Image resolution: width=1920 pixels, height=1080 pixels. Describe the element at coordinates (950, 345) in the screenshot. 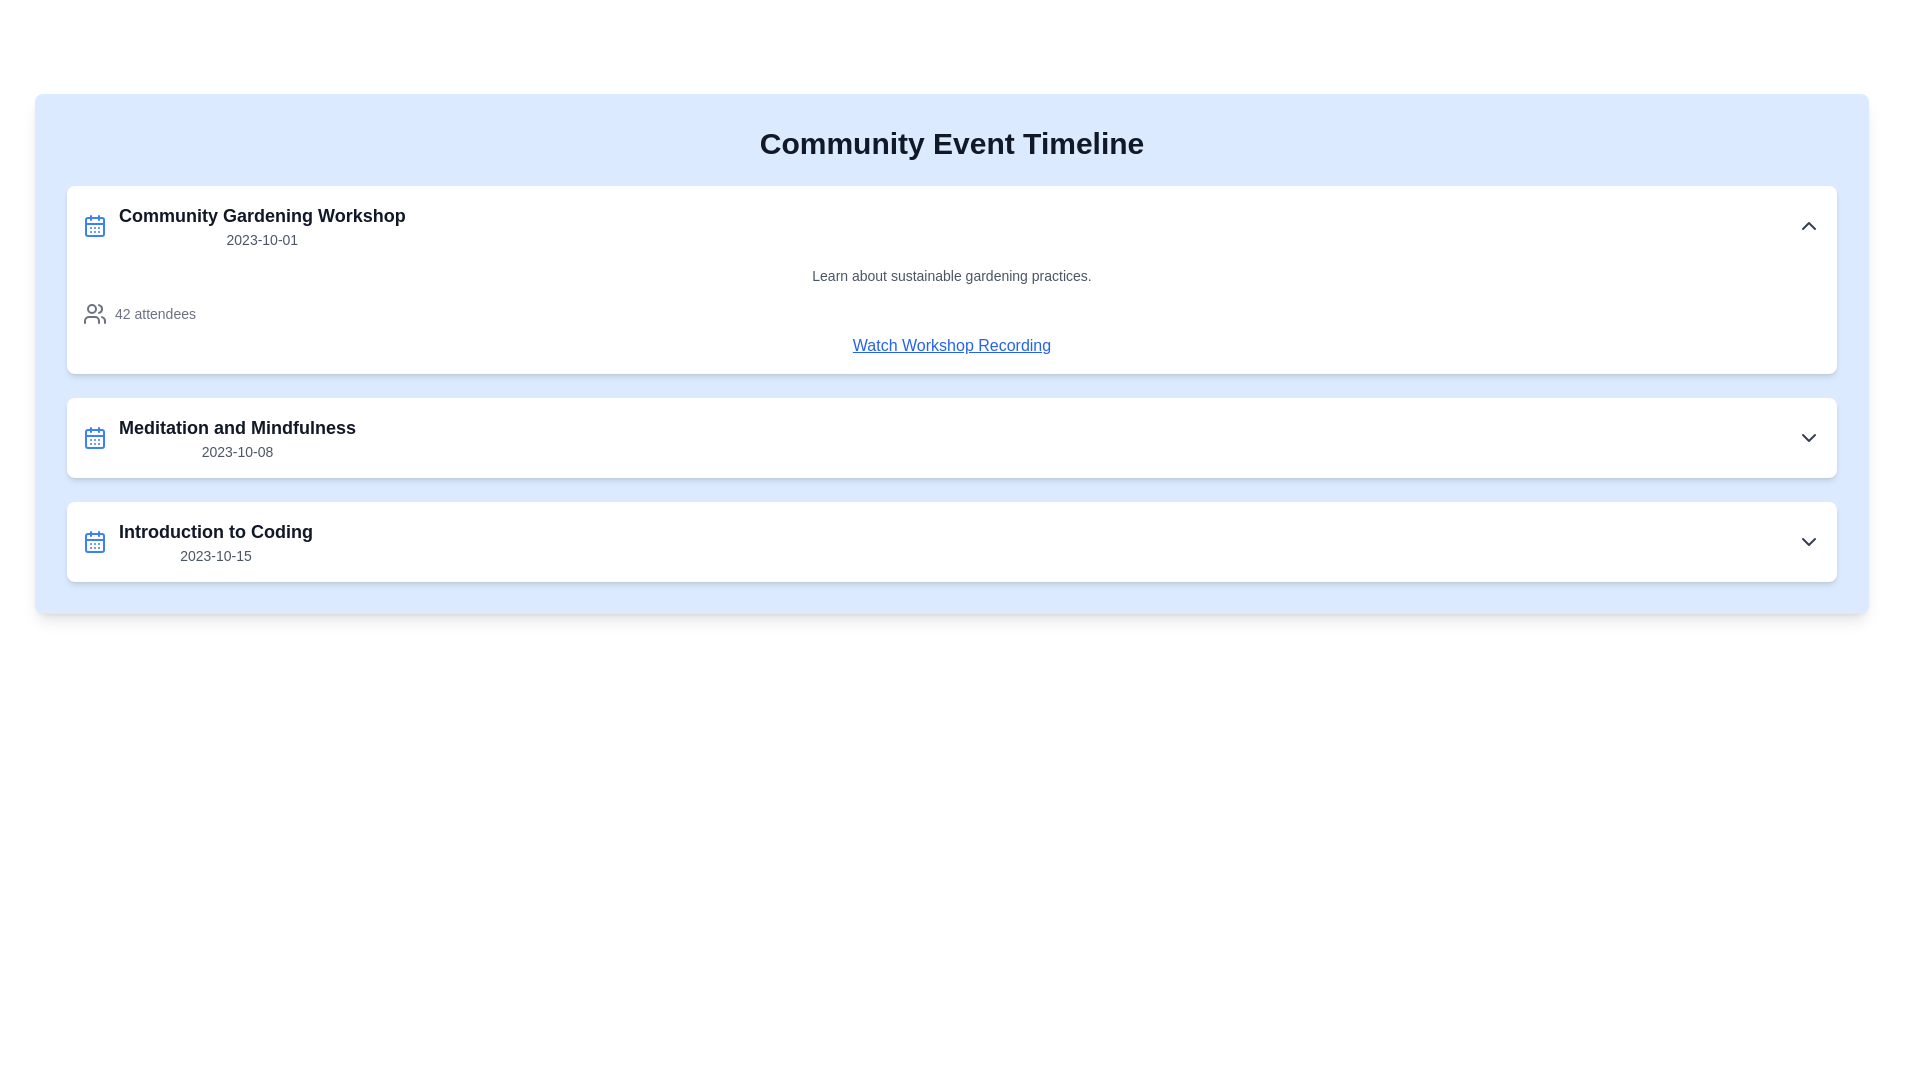

I see `the 'Watch Workshop Recording' hyperlink, which is styled with blue text and underlined, located under the 'Community Event Timeline' heading` at that location.